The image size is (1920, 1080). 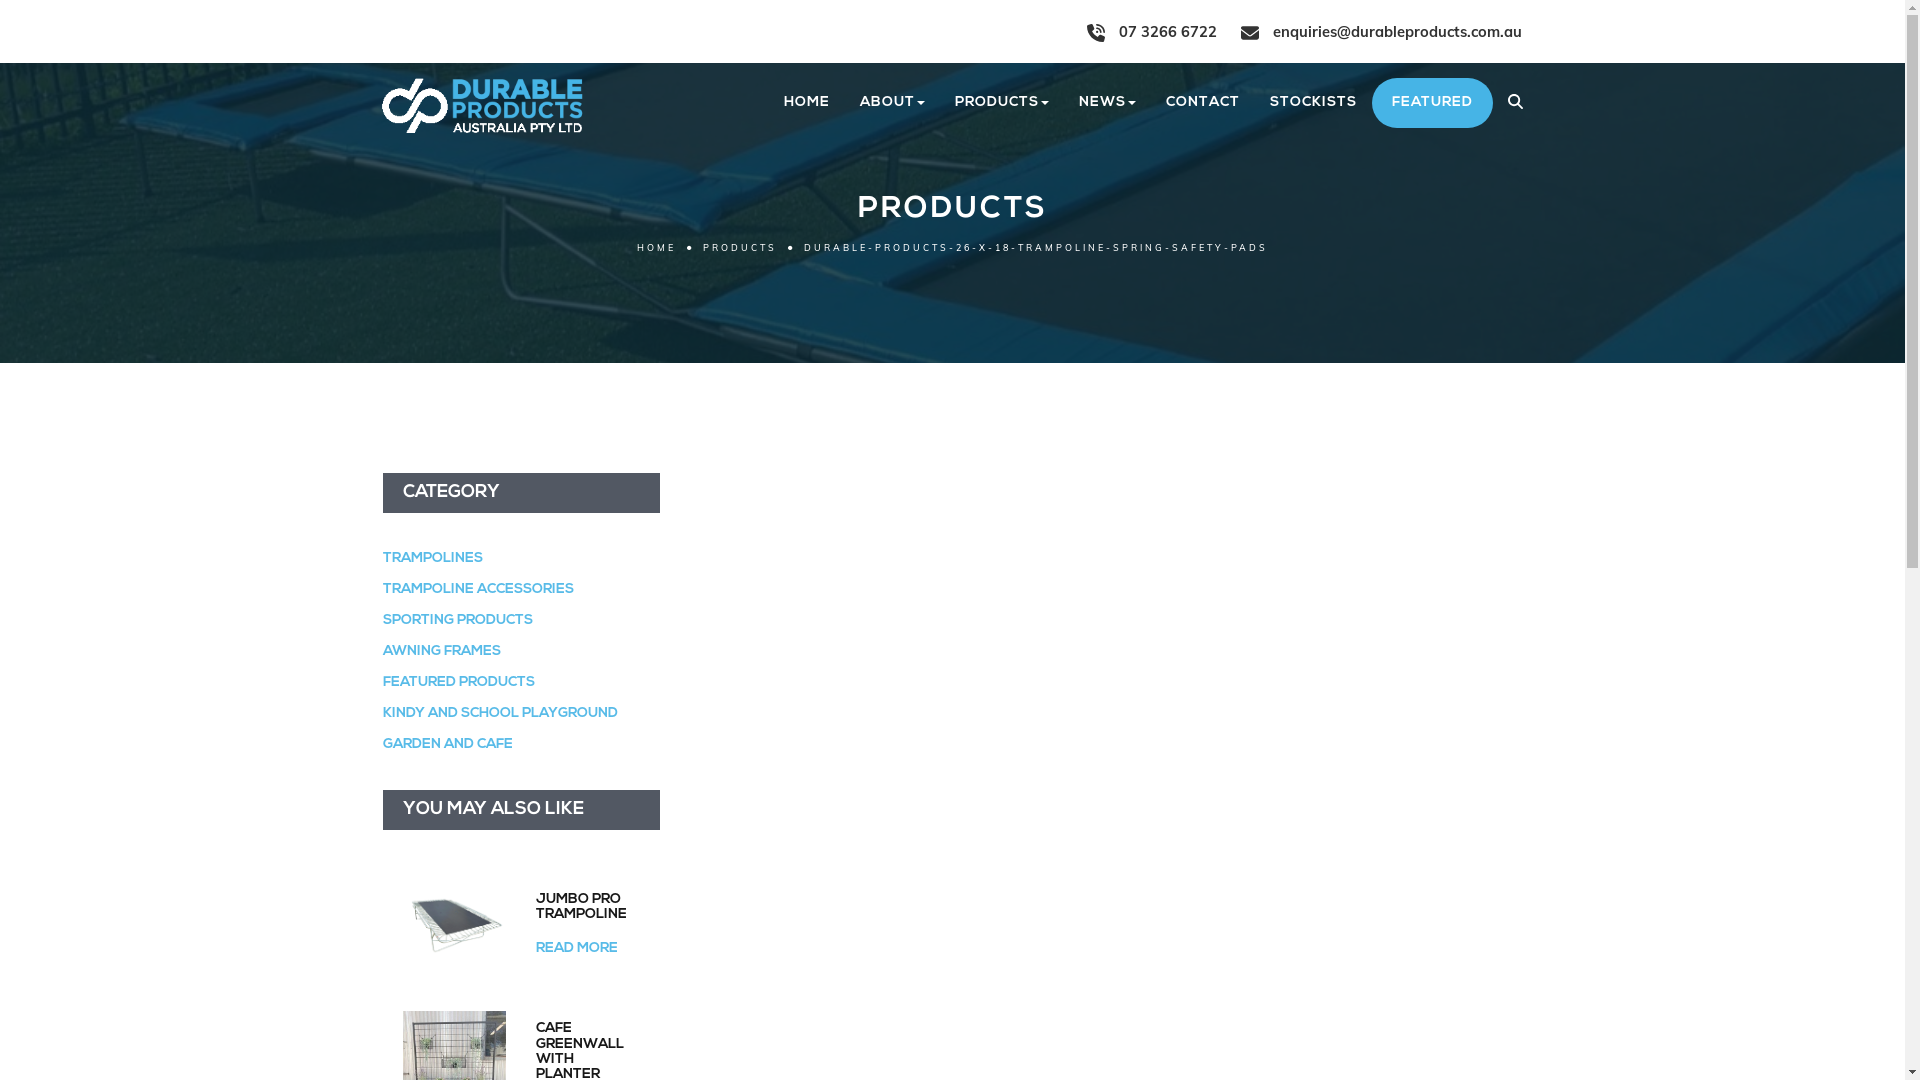 What do you see at coordinates (456, 681) in the screenshot?
I see `'FEATURED PRODUCTS'` at bounding box center [456, 681].